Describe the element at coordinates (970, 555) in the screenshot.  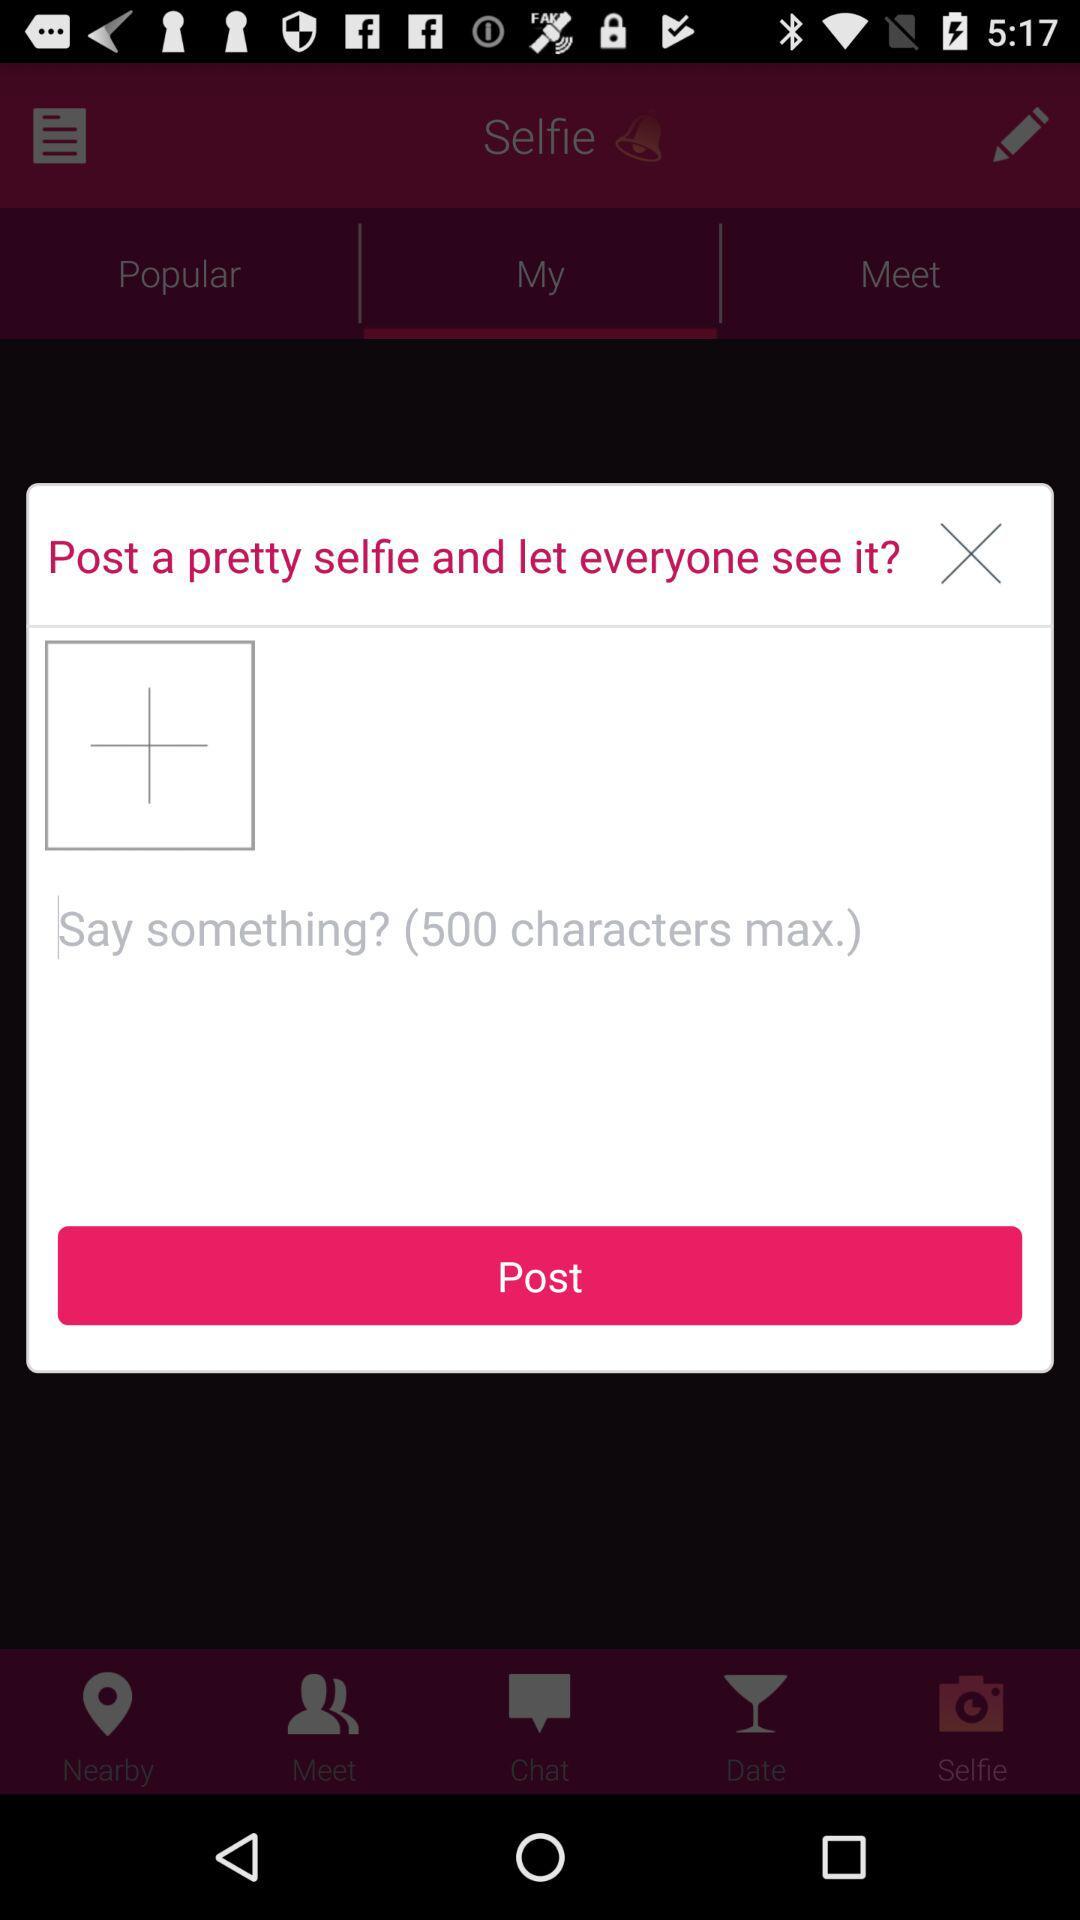
I see `box` at that location.